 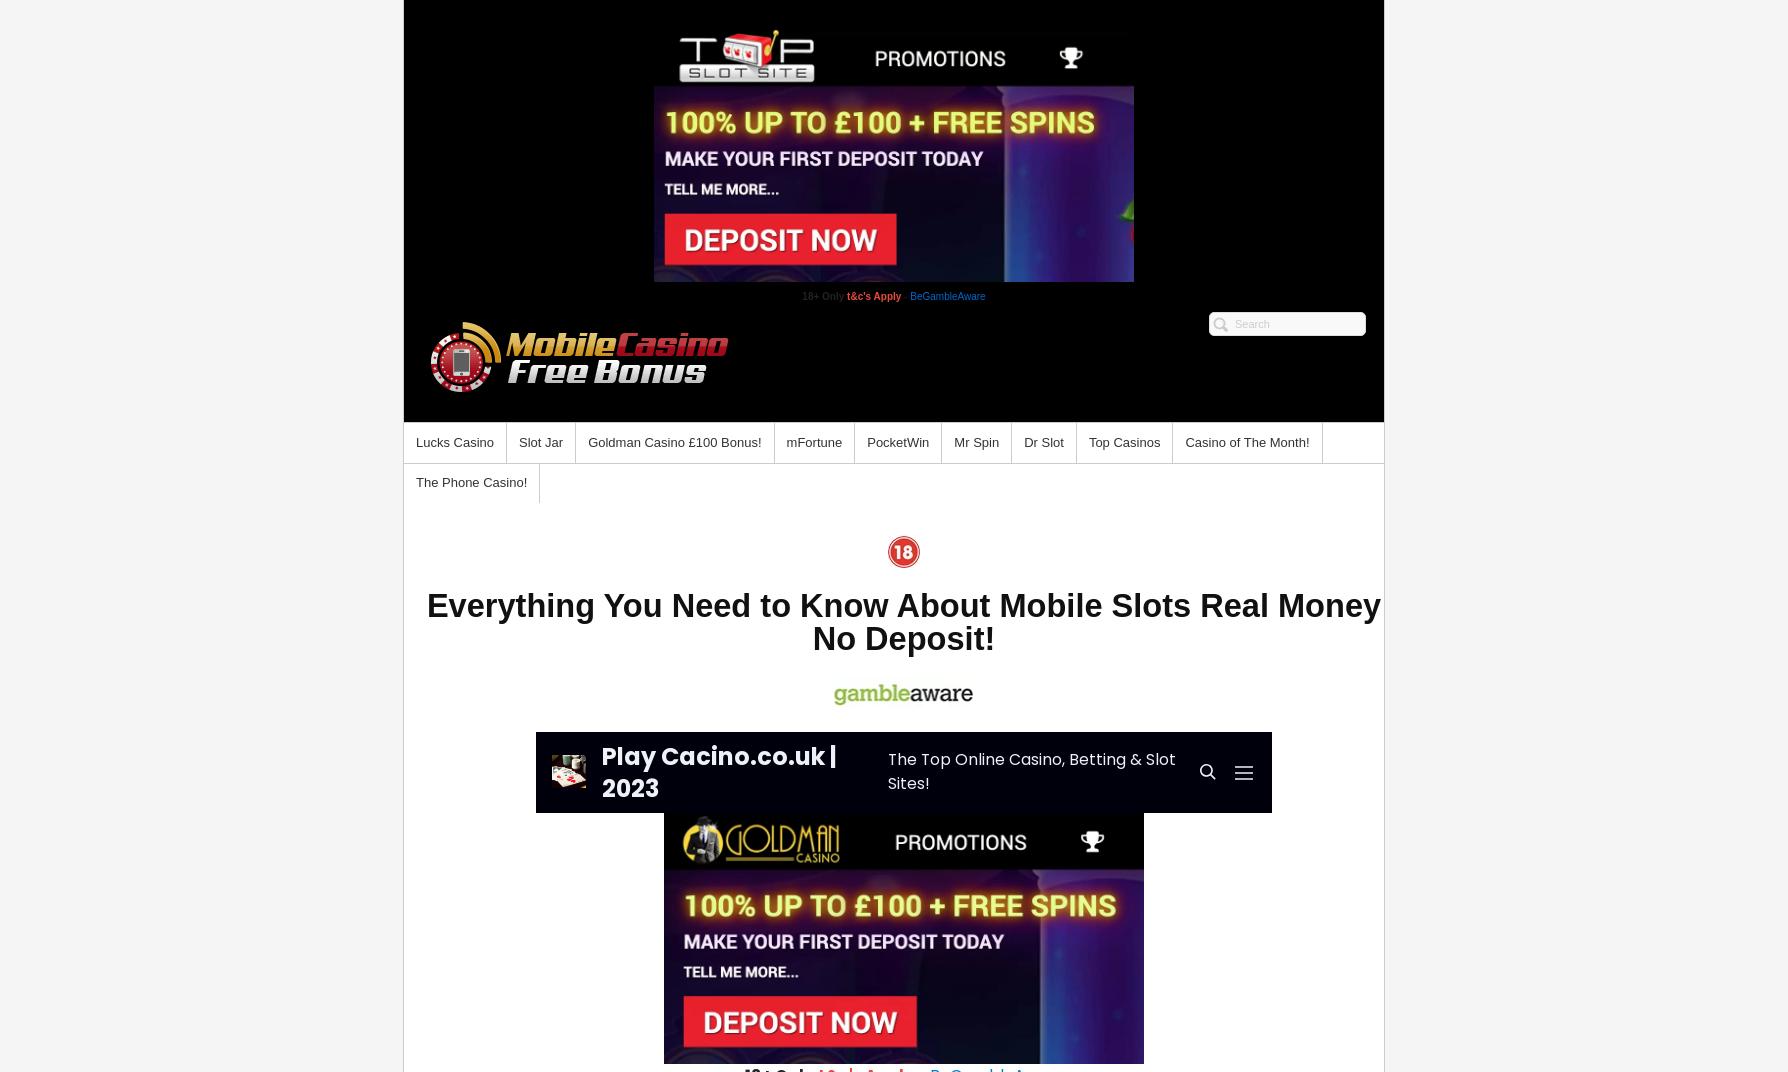 What do you see at coordinates (813, 441) in the screenshot?
I see `'mFortune'` at bounding box center [813, 441].